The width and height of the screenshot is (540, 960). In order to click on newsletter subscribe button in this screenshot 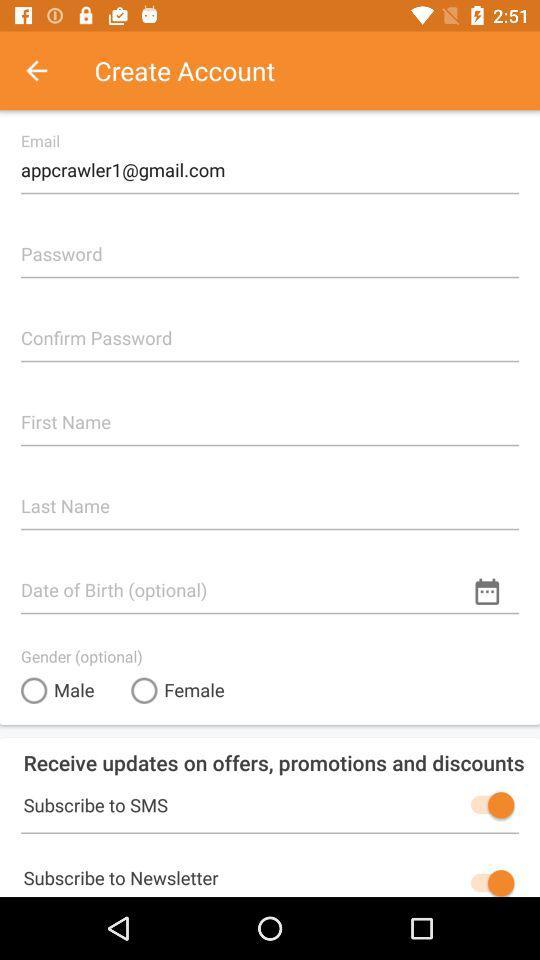, I will do `click(486, 880)`.